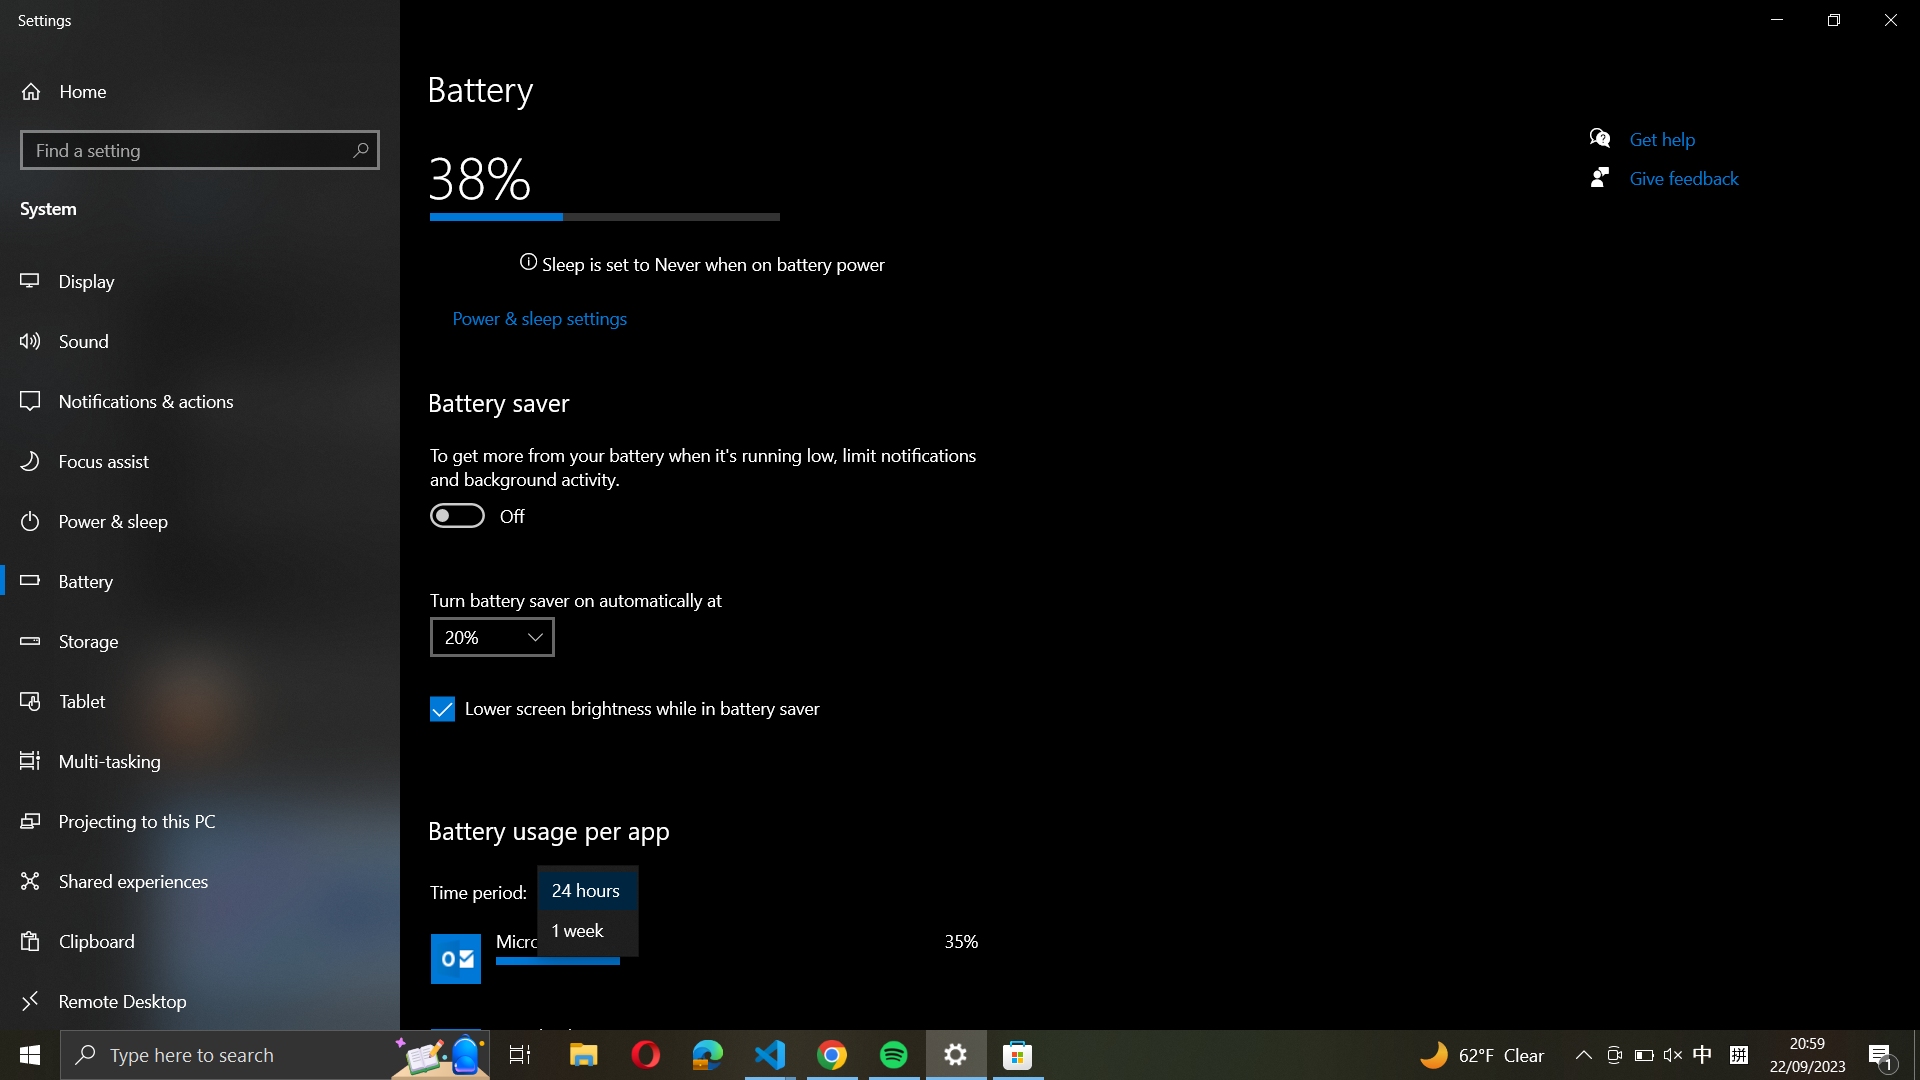  I want to click on Uncheck lower brightness level in battery saver mode, so click(441, 708).